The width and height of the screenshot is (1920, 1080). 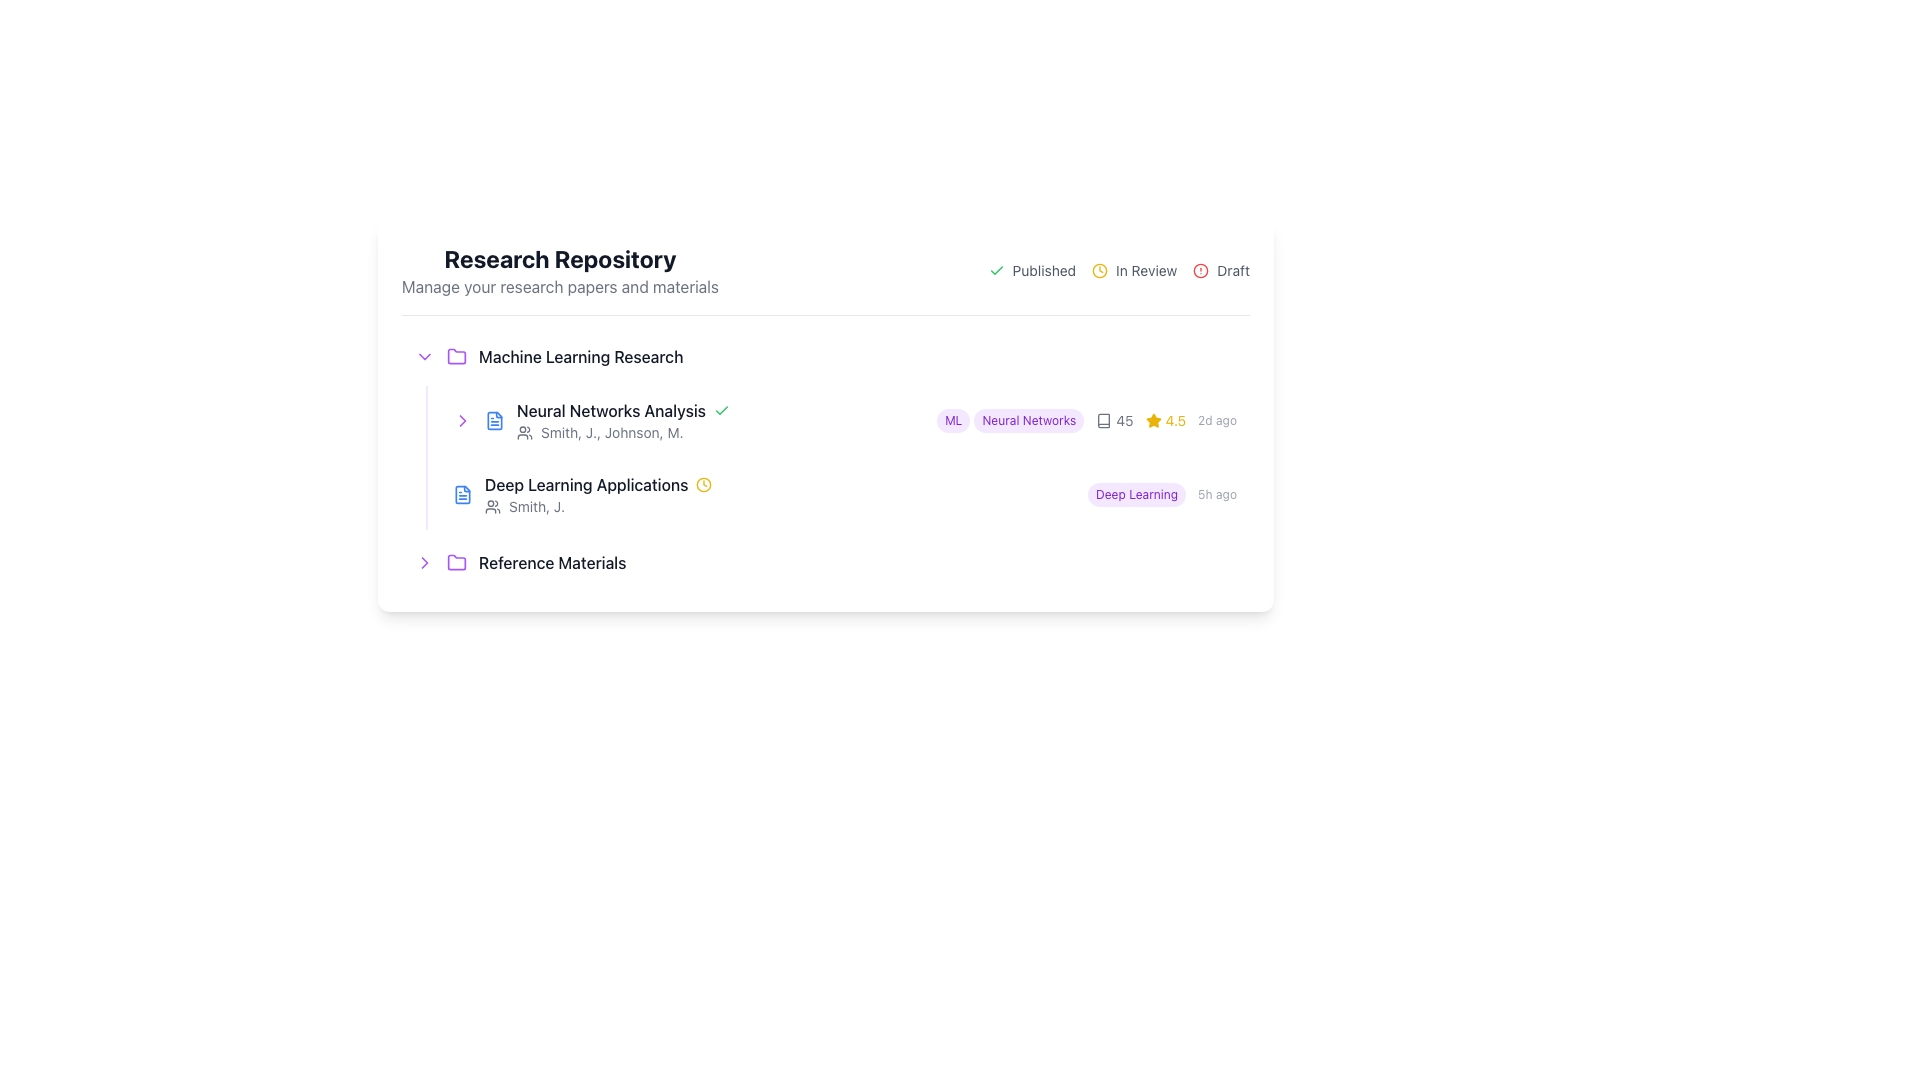 What do you see at coordinates (1220, 270) in the screenshot?
I see `status represented by the 'Draft' label with an exclamation mark icon located in the top-right corner of the content management section` at bounding box center [1220, 270].